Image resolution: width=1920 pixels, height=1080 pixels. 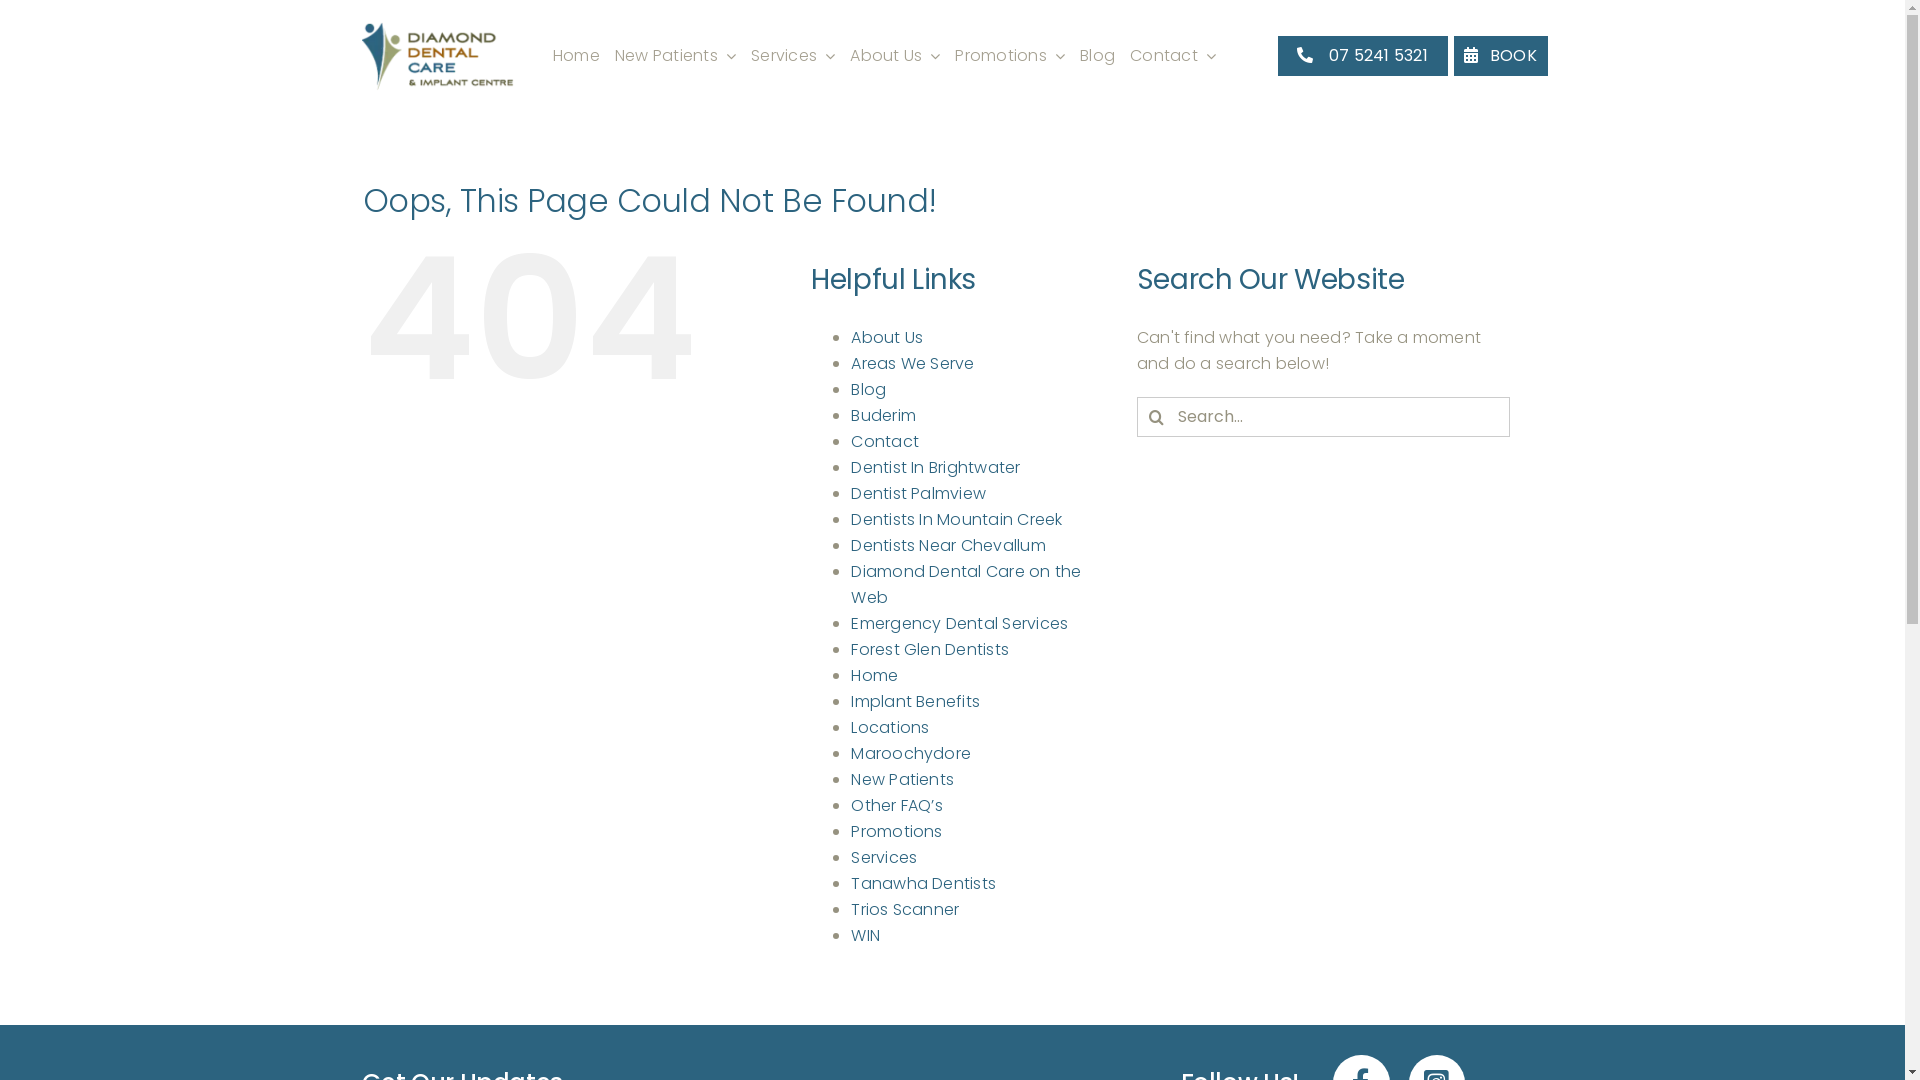 I want to click on 'Contact', so click(x=883, y=440).